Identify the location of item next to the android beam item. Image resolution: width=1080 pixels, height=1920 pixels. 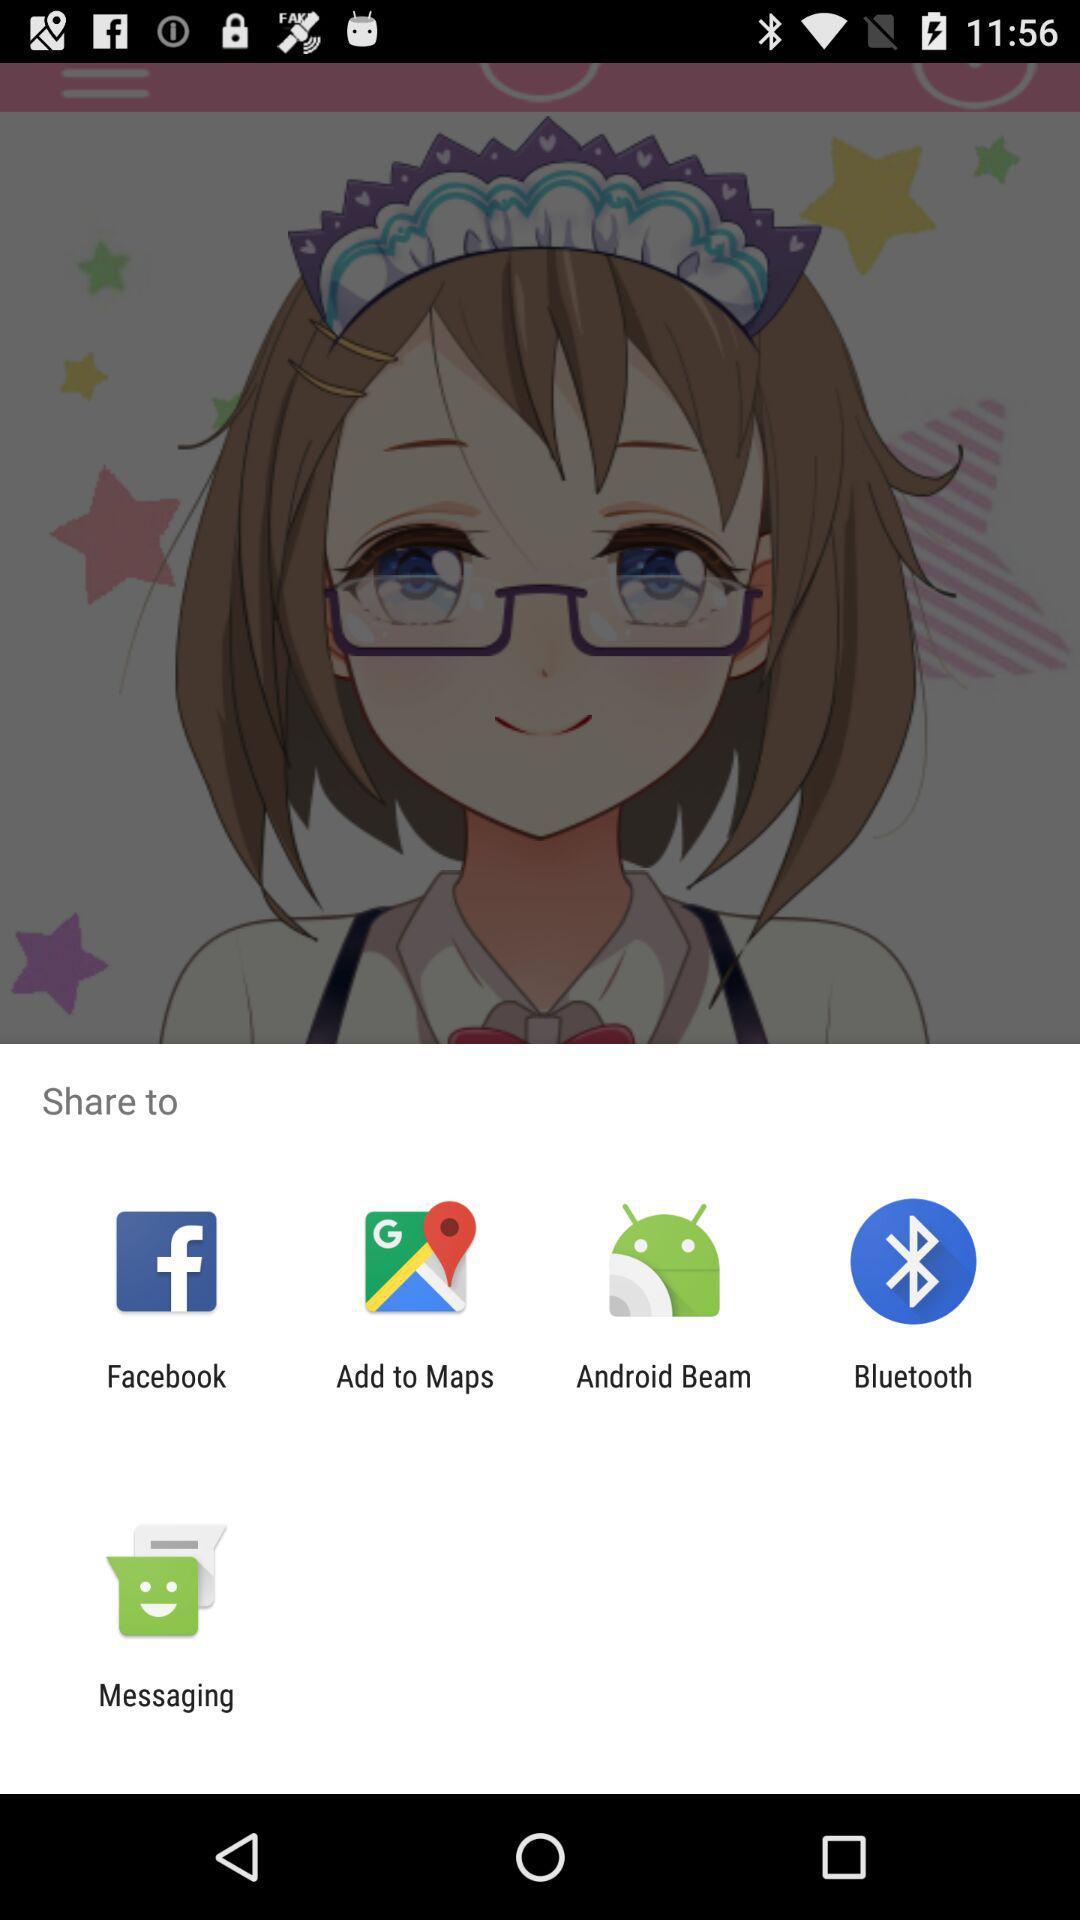
(414, 1392).